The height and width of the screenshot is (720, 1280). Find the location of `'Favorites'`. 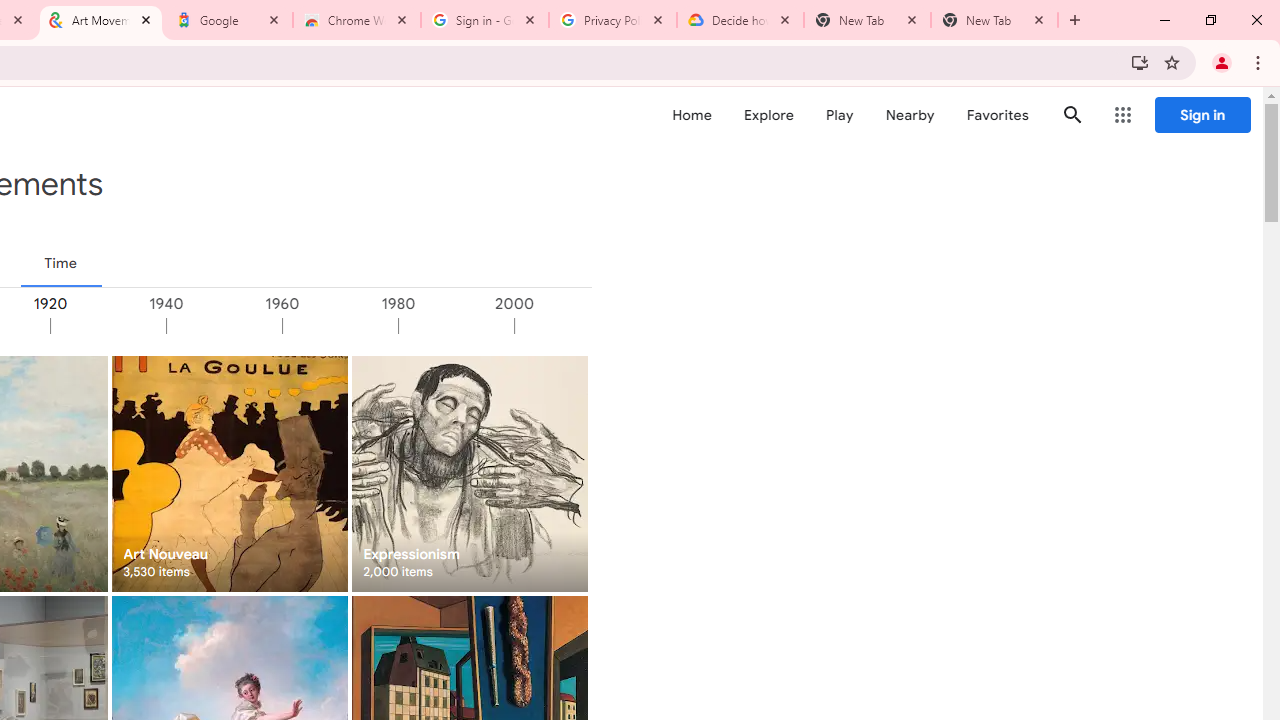

'Favorites' is located at coordinates (997, 115).